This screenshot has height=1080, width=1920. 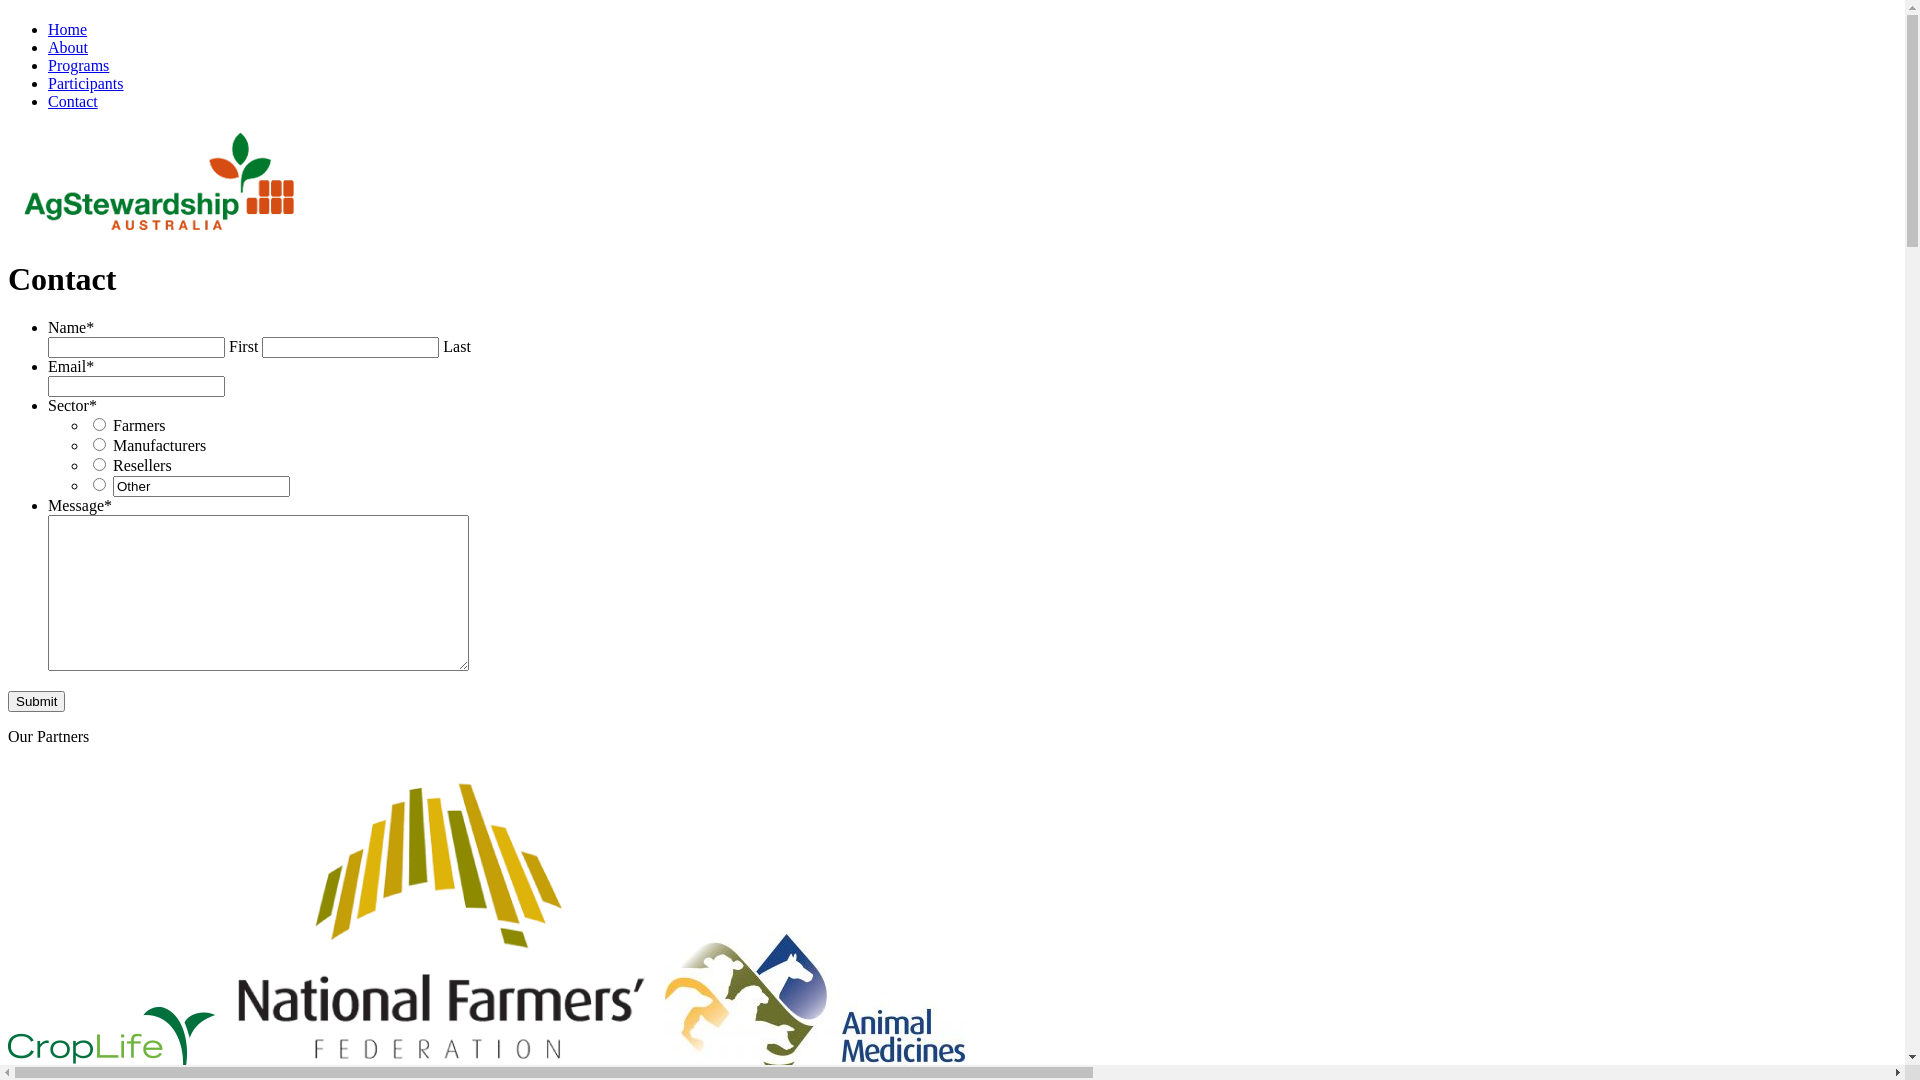 I want to click on 'Contact', so click(x=72, y=101).